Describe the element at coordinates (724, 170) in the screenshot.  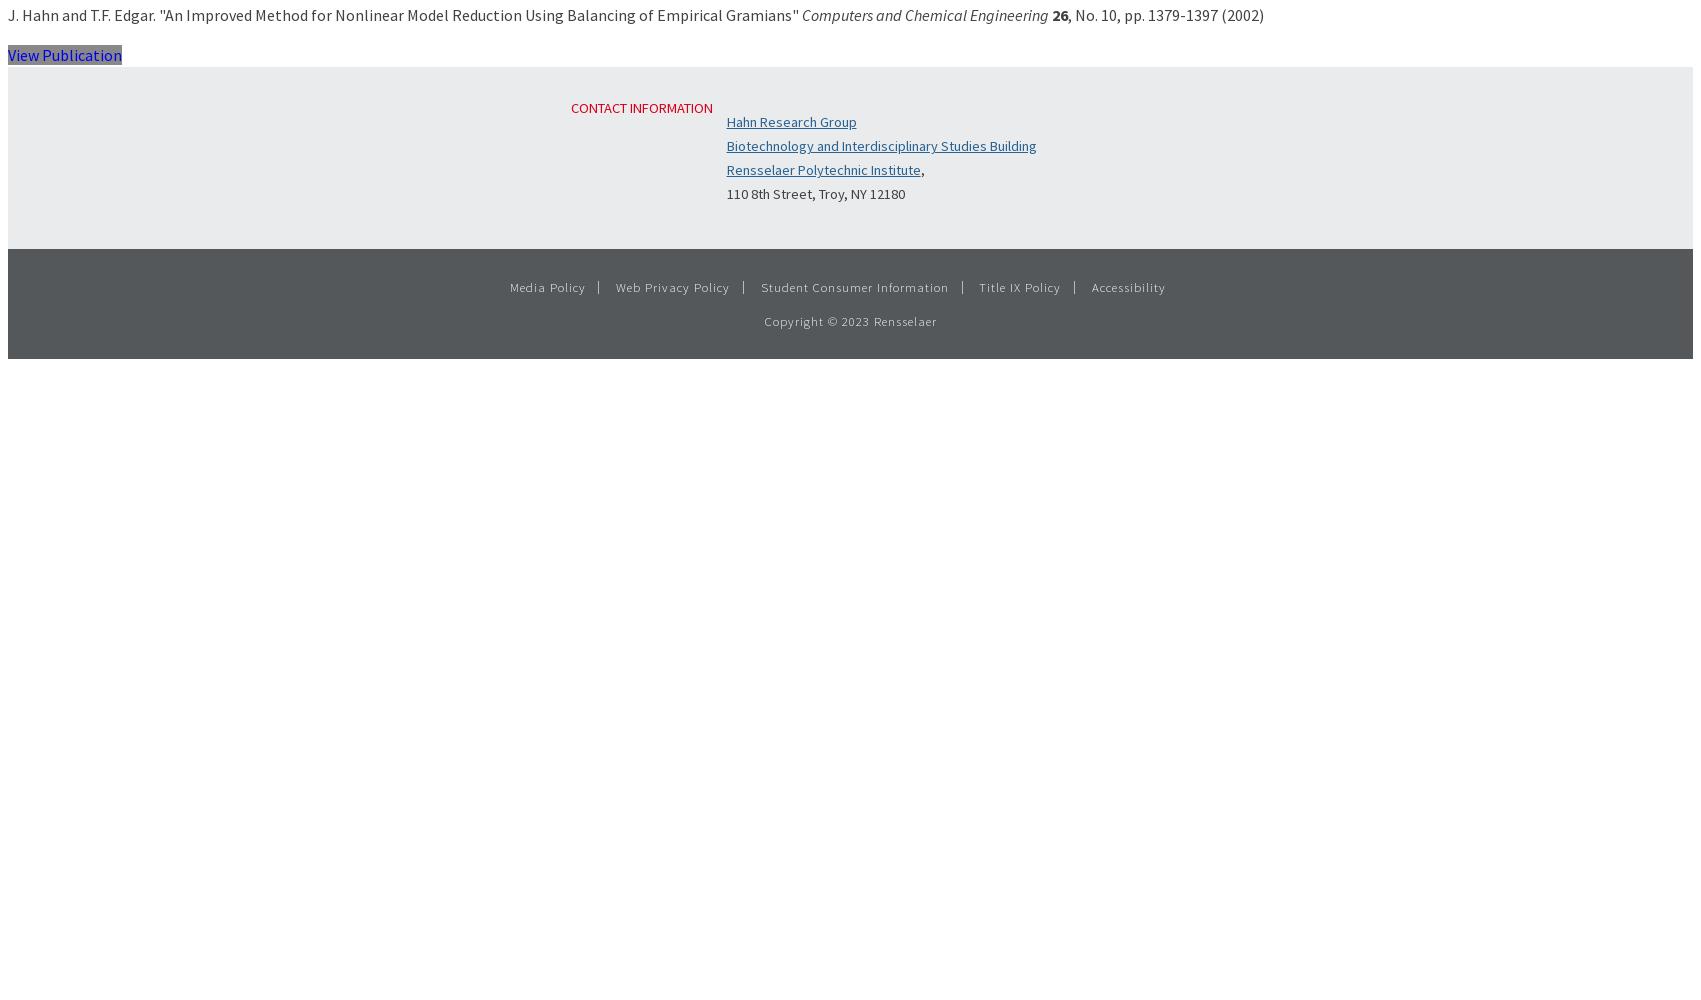
I see `'Rensselaer Polytechnic Institute'` at that location.